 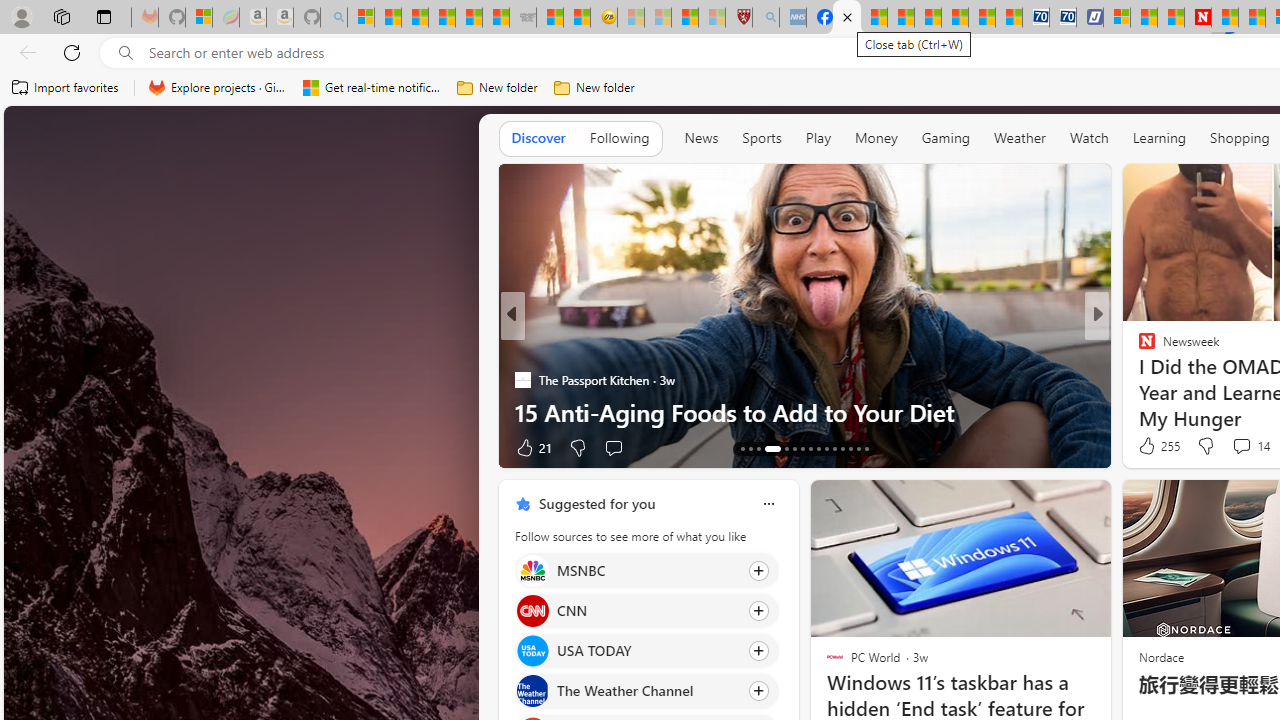 I want to click on 'Search icon', so click(x=125, y=52).